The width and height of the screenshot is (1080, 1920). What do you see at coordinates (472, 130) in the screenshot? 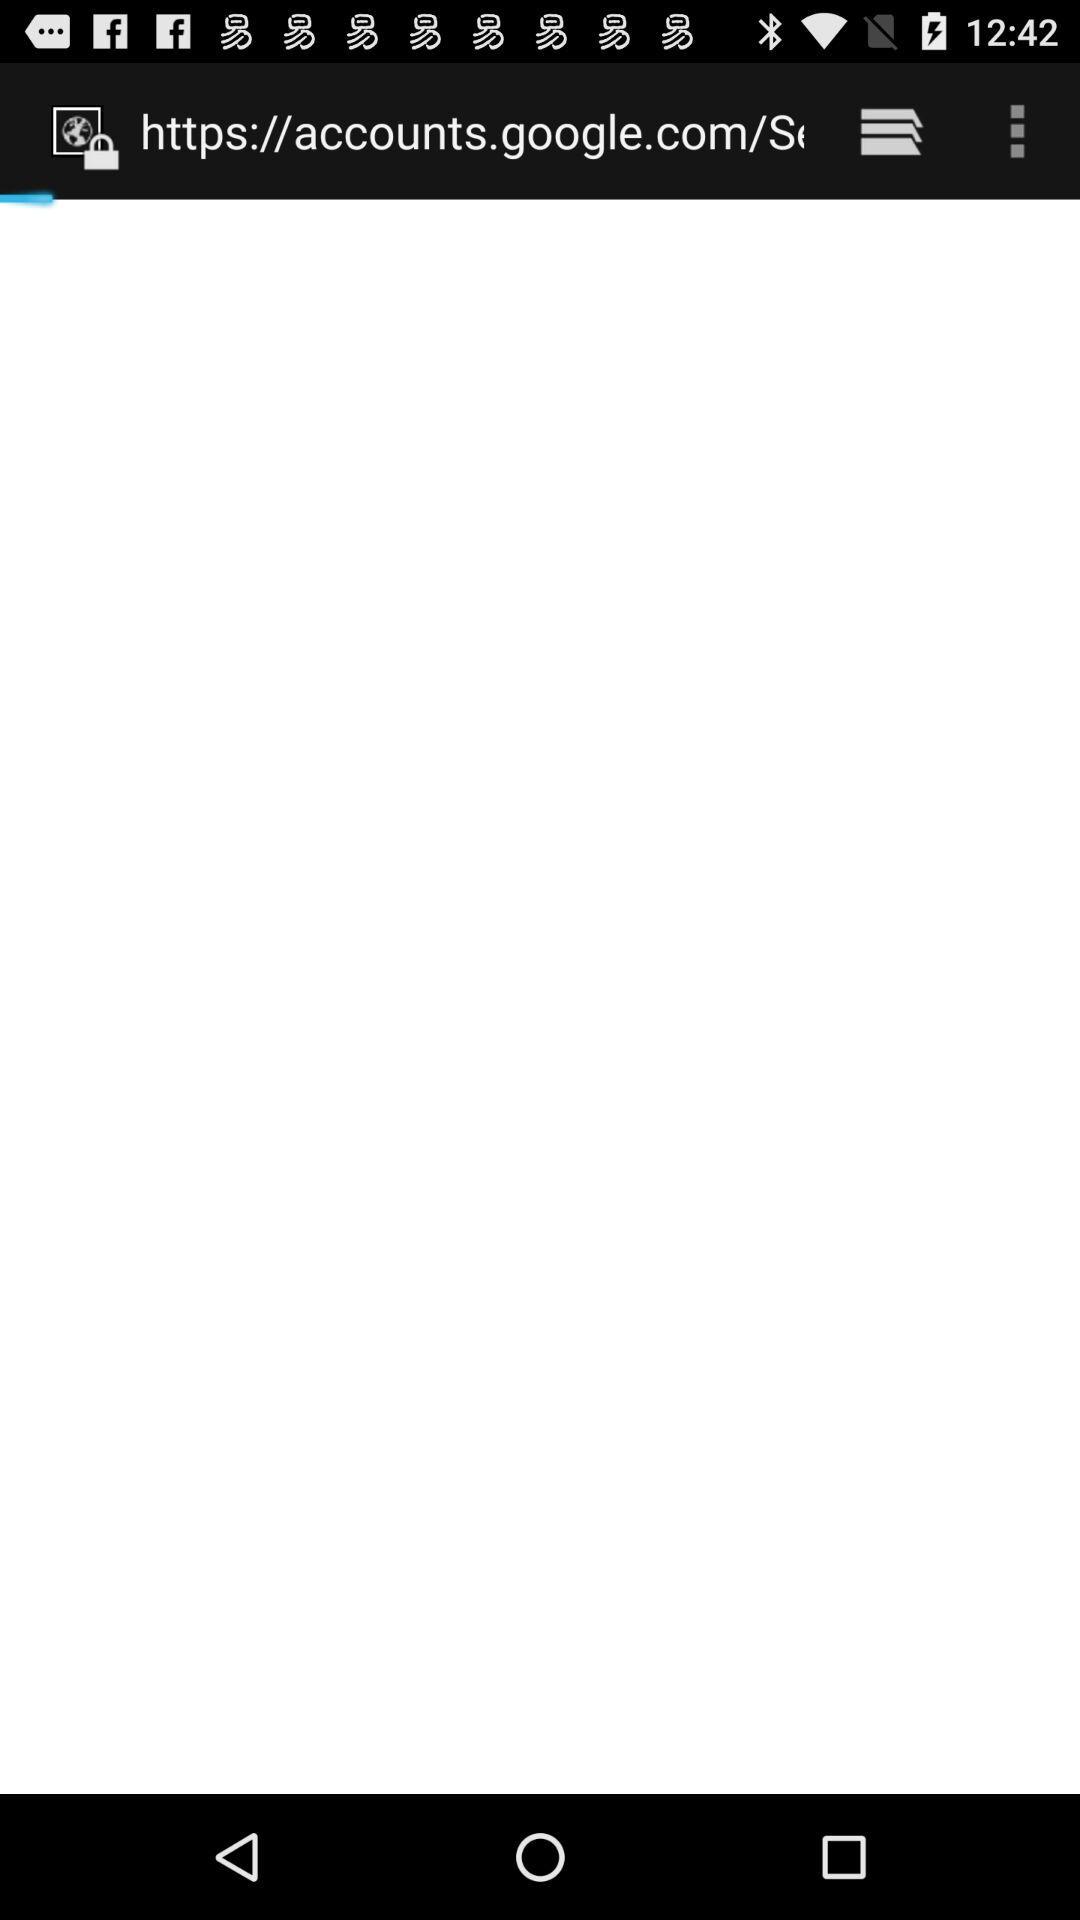
I see `https accounts google icon` at bounding box center [472, 130].